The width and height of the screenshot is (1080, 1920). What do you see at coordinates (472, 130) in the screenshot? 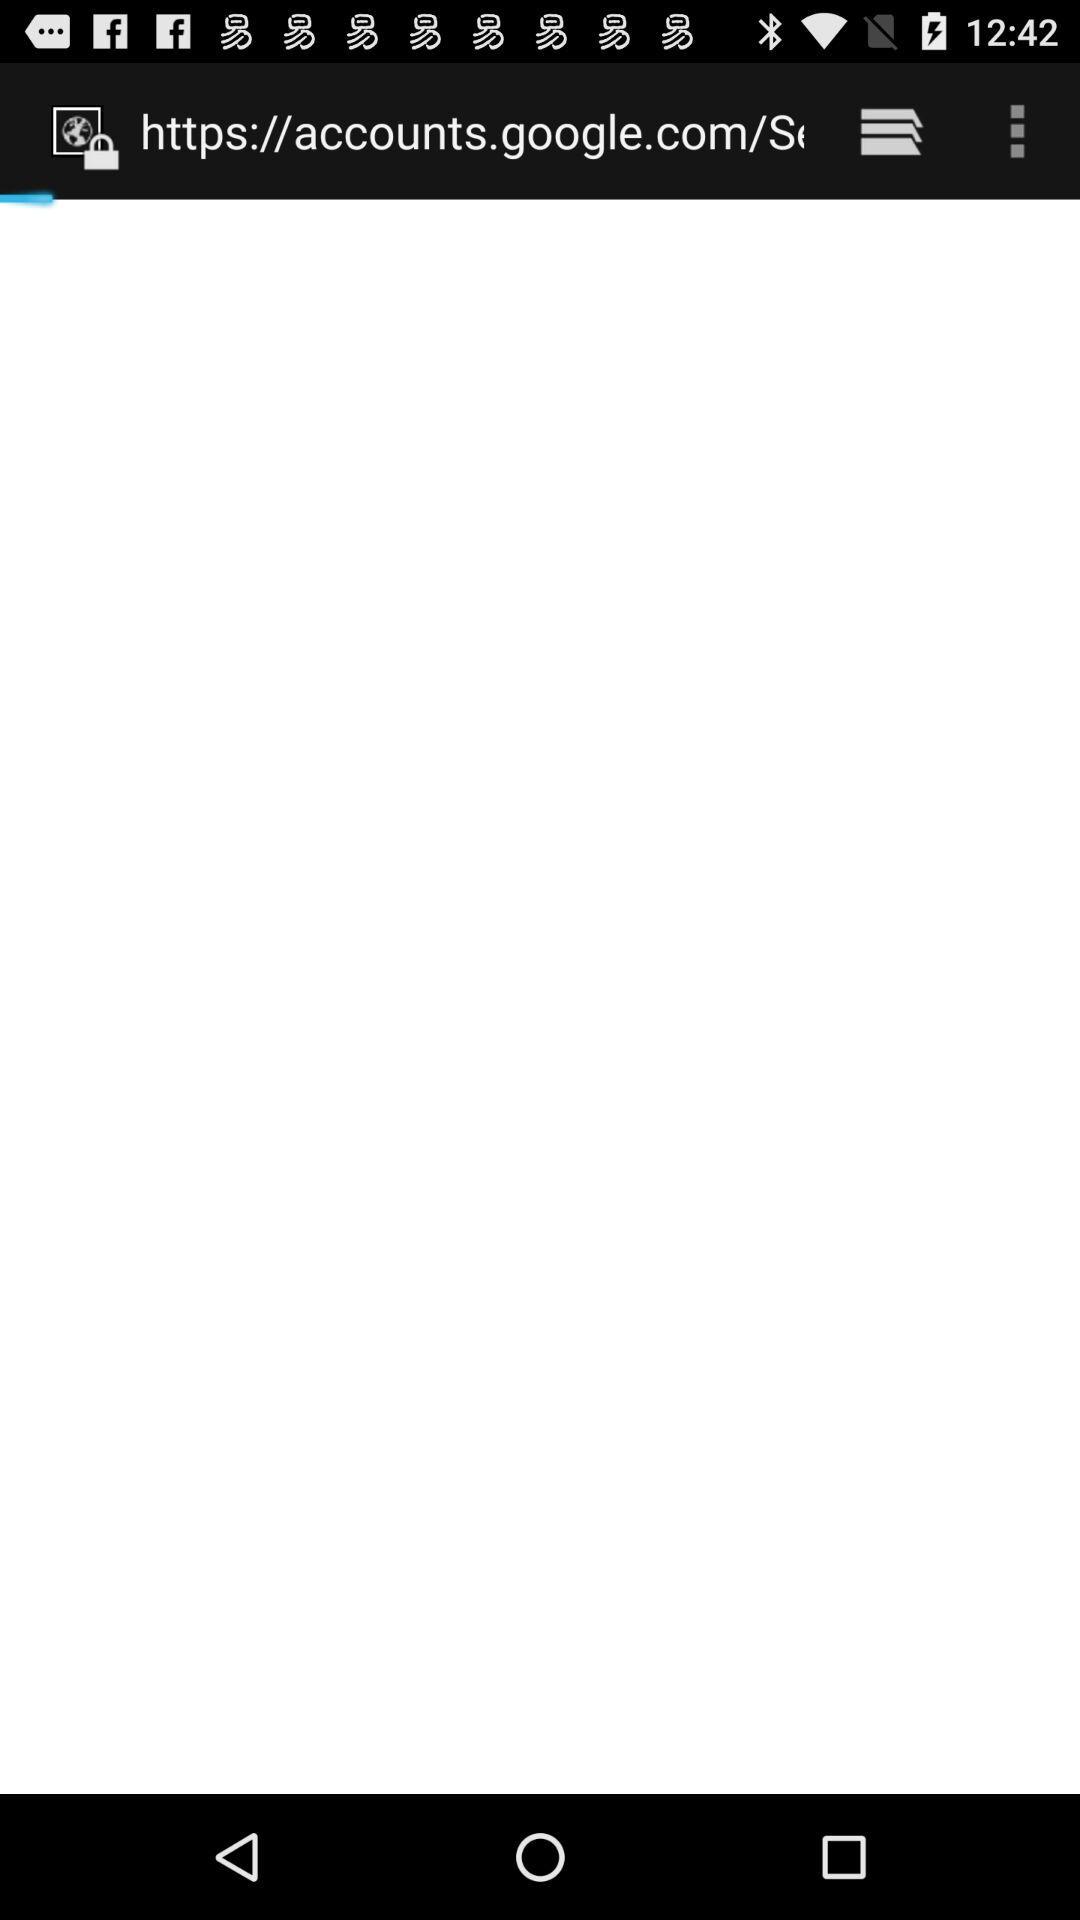
I see `https accounts google icon` at bounding box center [472, 130].